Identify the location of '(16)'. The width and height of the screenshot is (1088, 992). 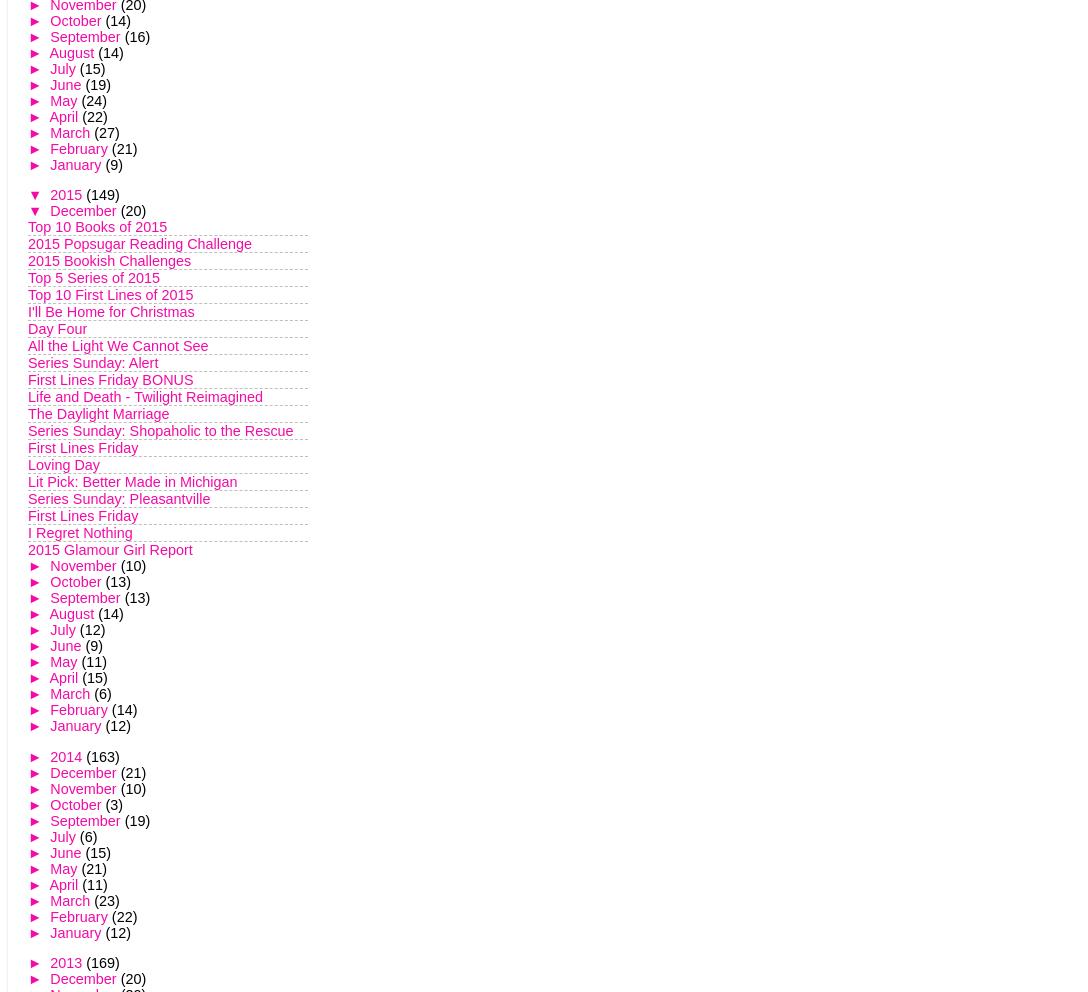
(136, 35).